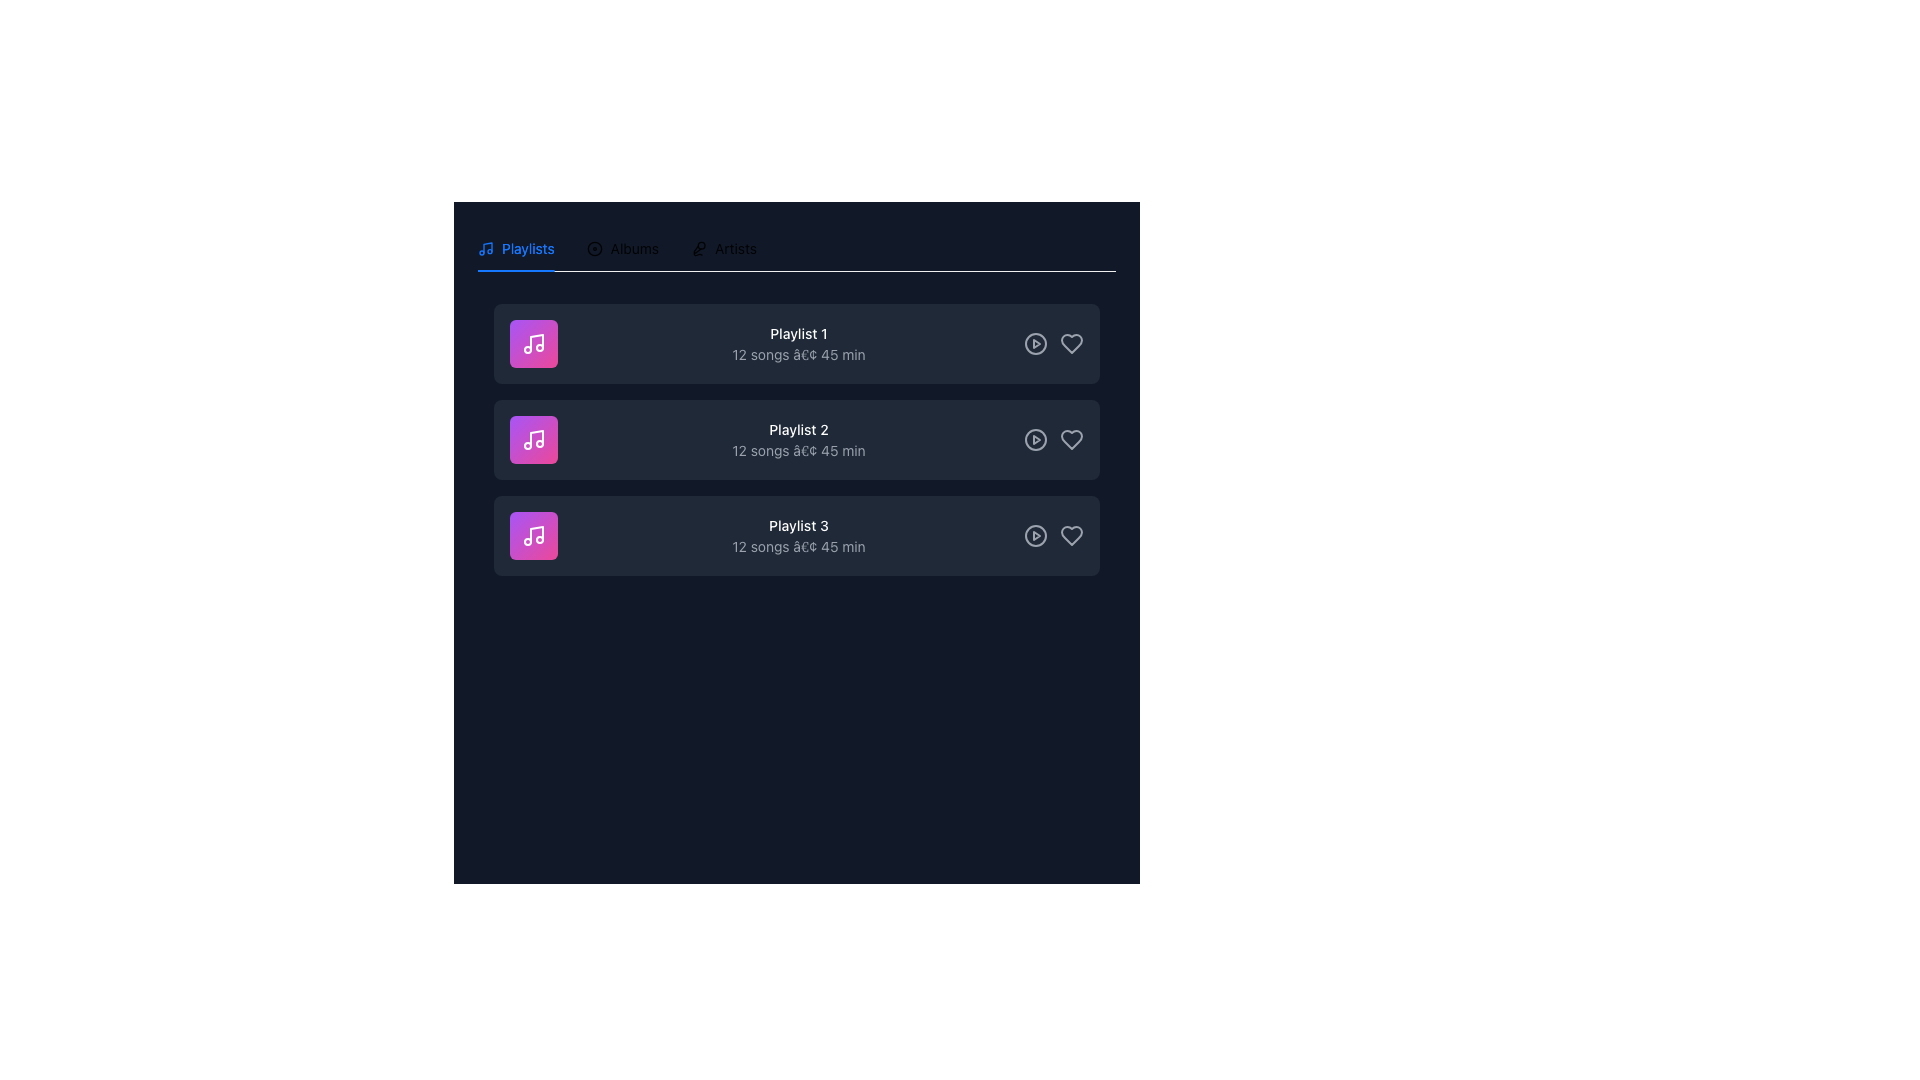 The height and width of the screenshot is (1080, 1920). What do you see at coordinates (797, 547) in the screenshot?
I see `the gray-colored text label displaying '12 songs • 45 min' located in the 'Playlist 3' section, which is in the third row of the playlist grid` at bounding box center [797, 547].